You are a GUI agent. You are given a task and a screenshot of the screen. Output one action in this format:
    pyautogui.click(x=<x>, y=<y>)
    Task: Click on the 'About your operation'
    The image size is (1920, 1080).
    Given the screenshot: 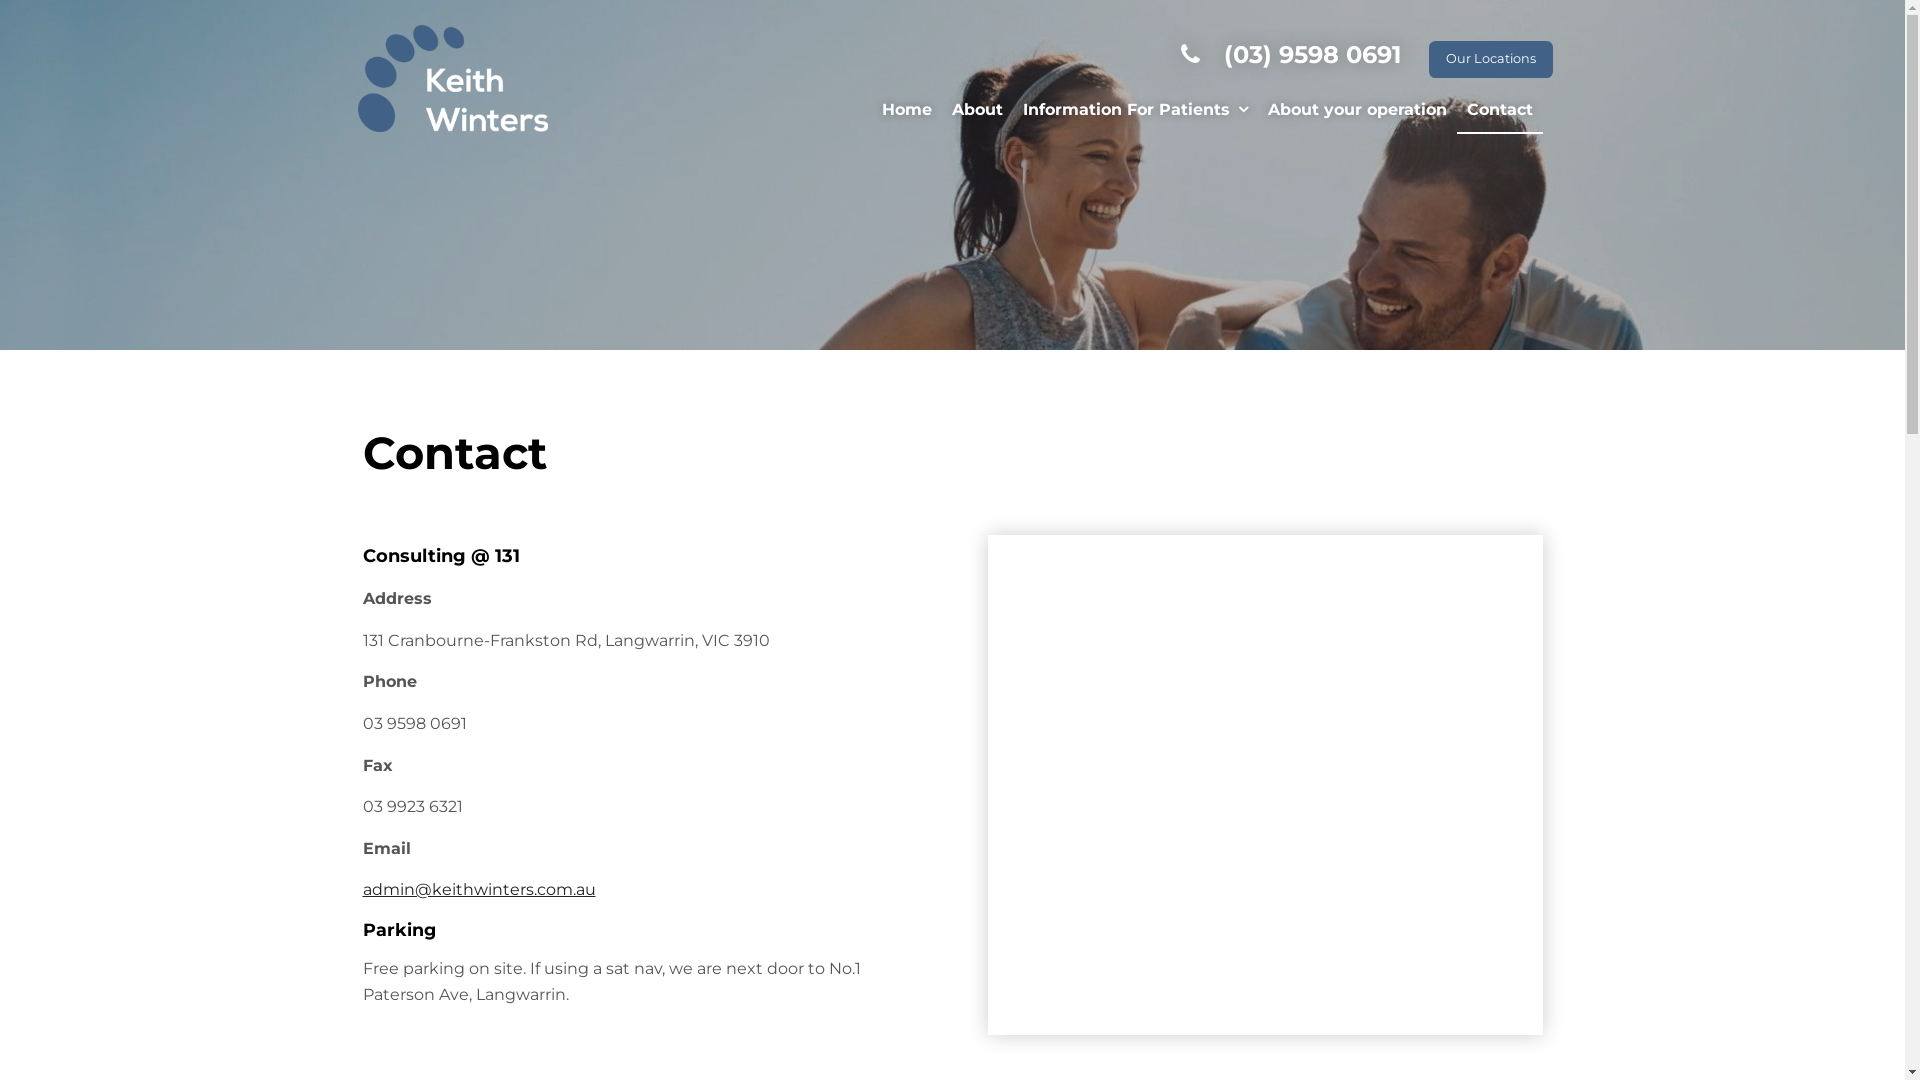 What is the action you would take?
    pyautogui.click(x=1256, y=111)
    